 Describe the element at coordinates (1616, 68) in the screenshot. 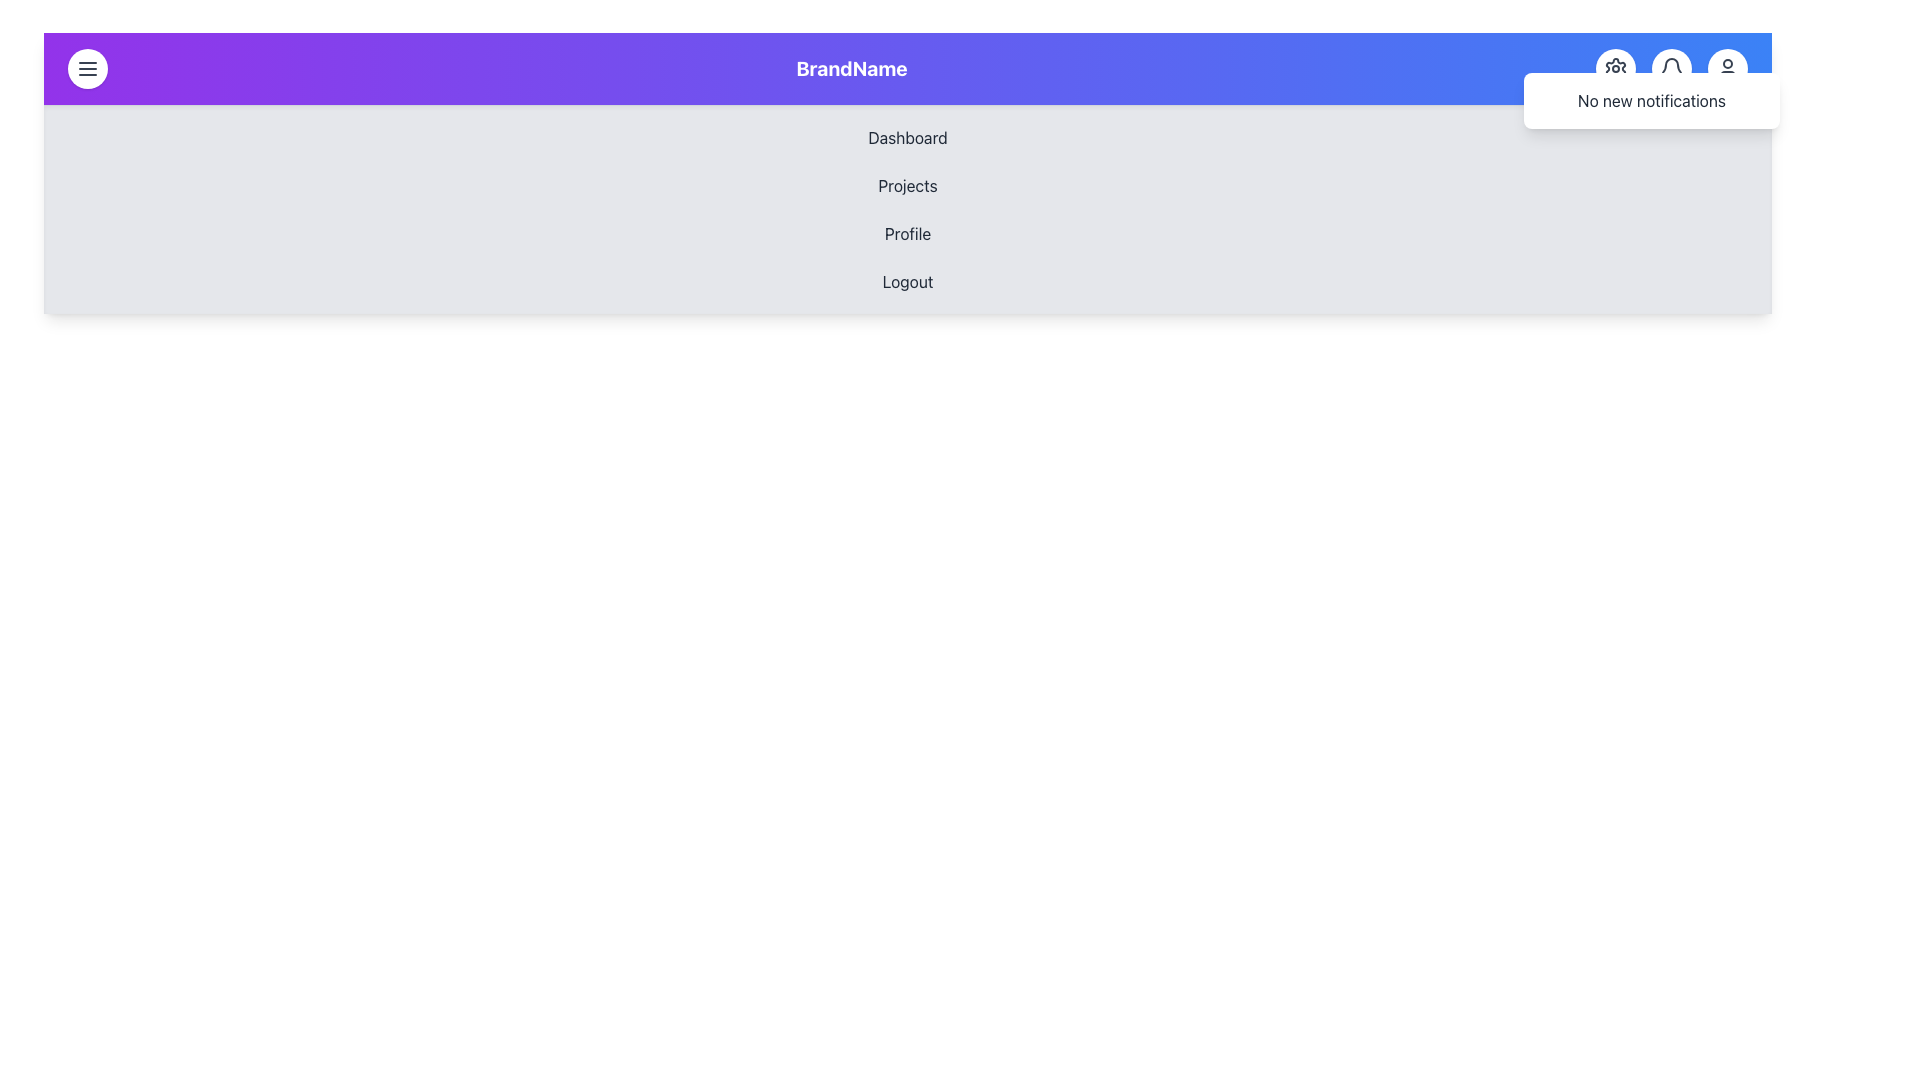

I see `the gear icon, which is a cogwheel-shaped dark gray vector graphic located on the right side of the top navigation bar` at that location.